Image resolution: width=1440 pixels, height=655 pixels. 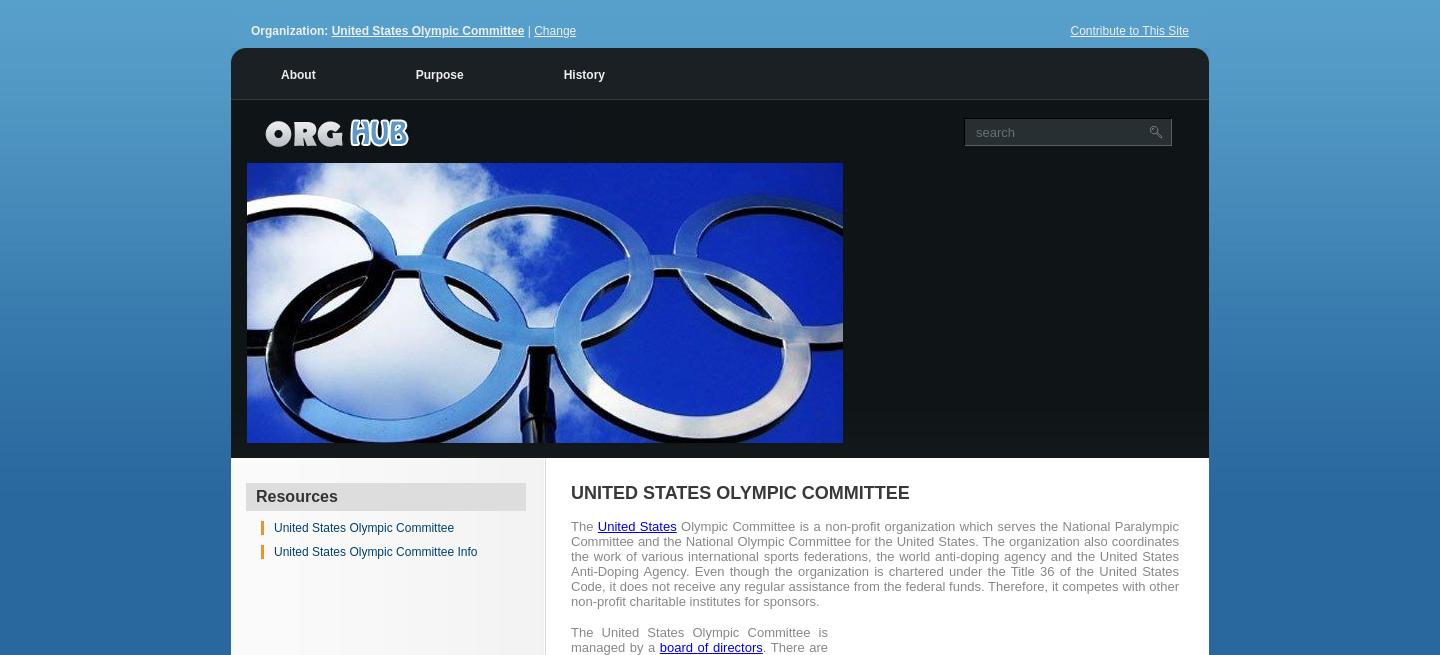 I want to click on 'Purpose', so click(x=439, y=73).